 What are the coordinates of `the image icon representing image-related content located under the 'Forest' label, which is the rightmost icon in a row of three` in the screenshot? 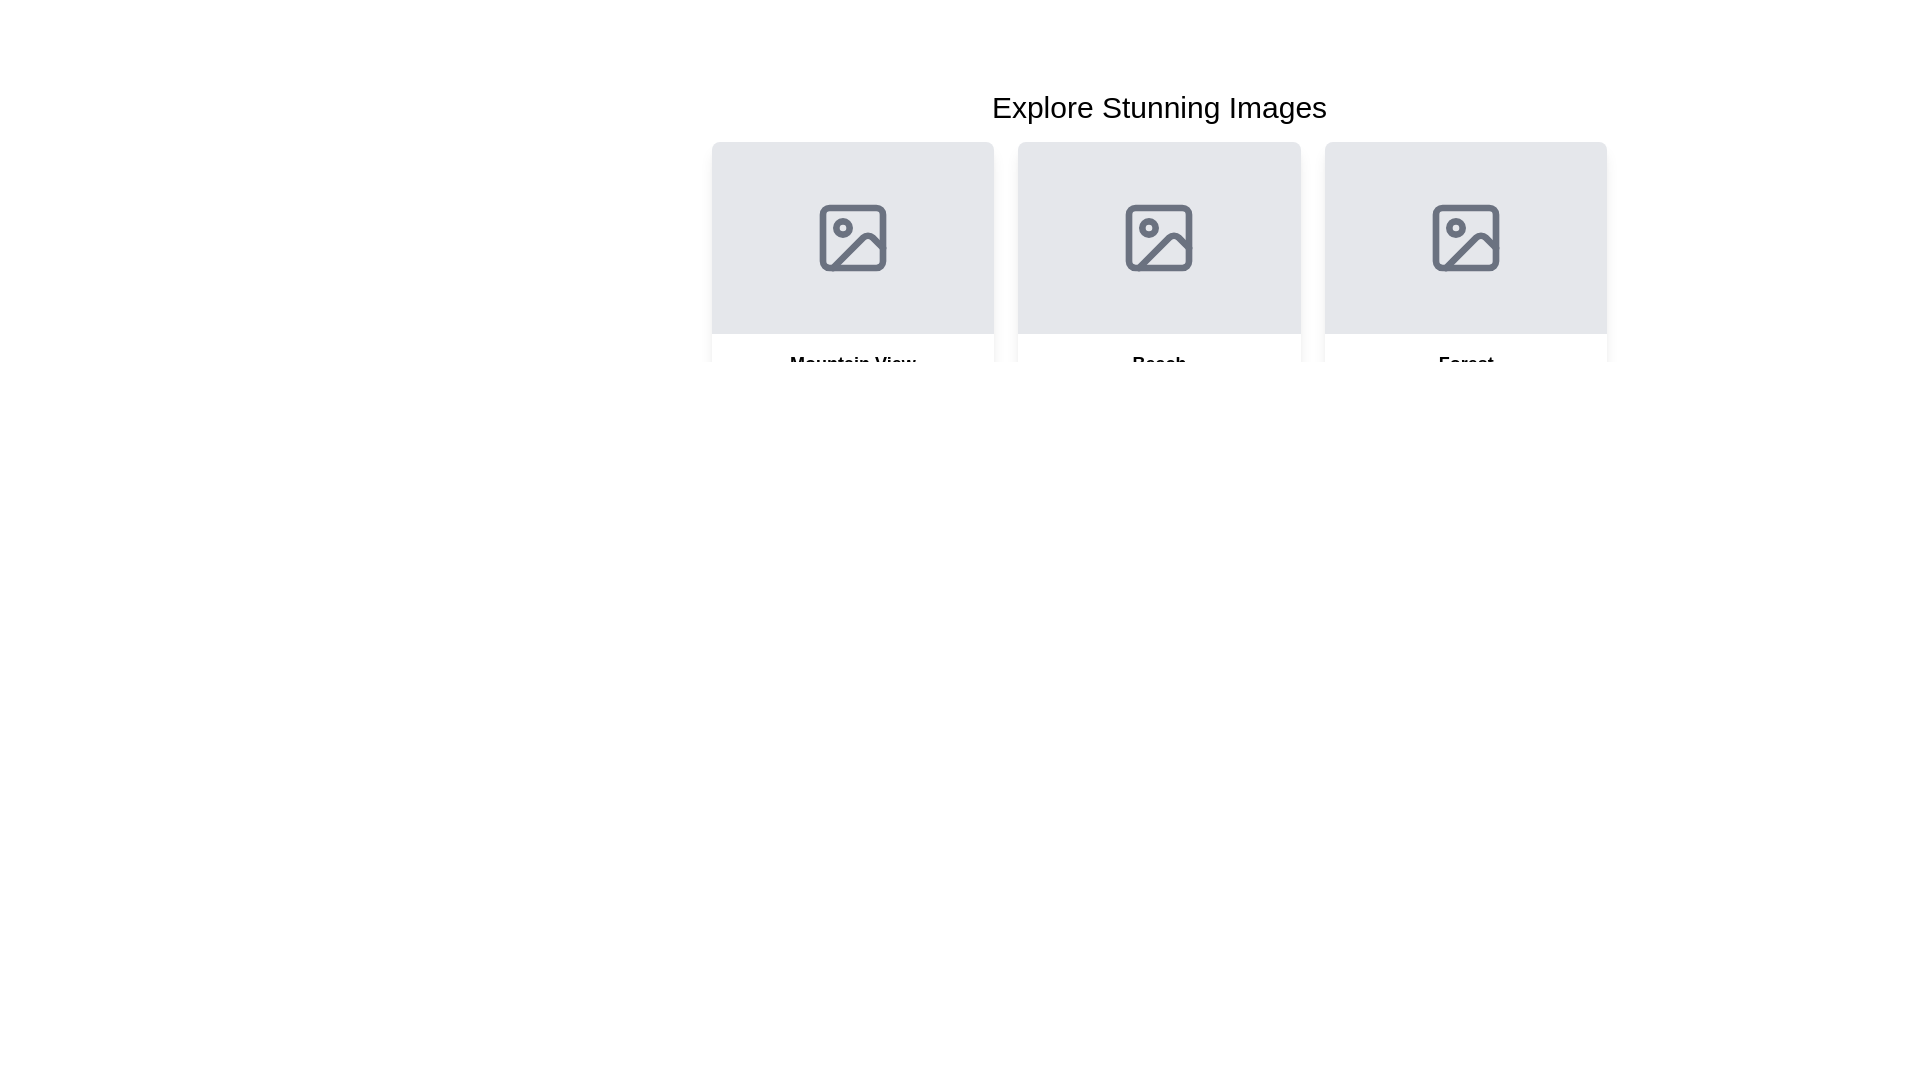 It's located at (1466, 237).